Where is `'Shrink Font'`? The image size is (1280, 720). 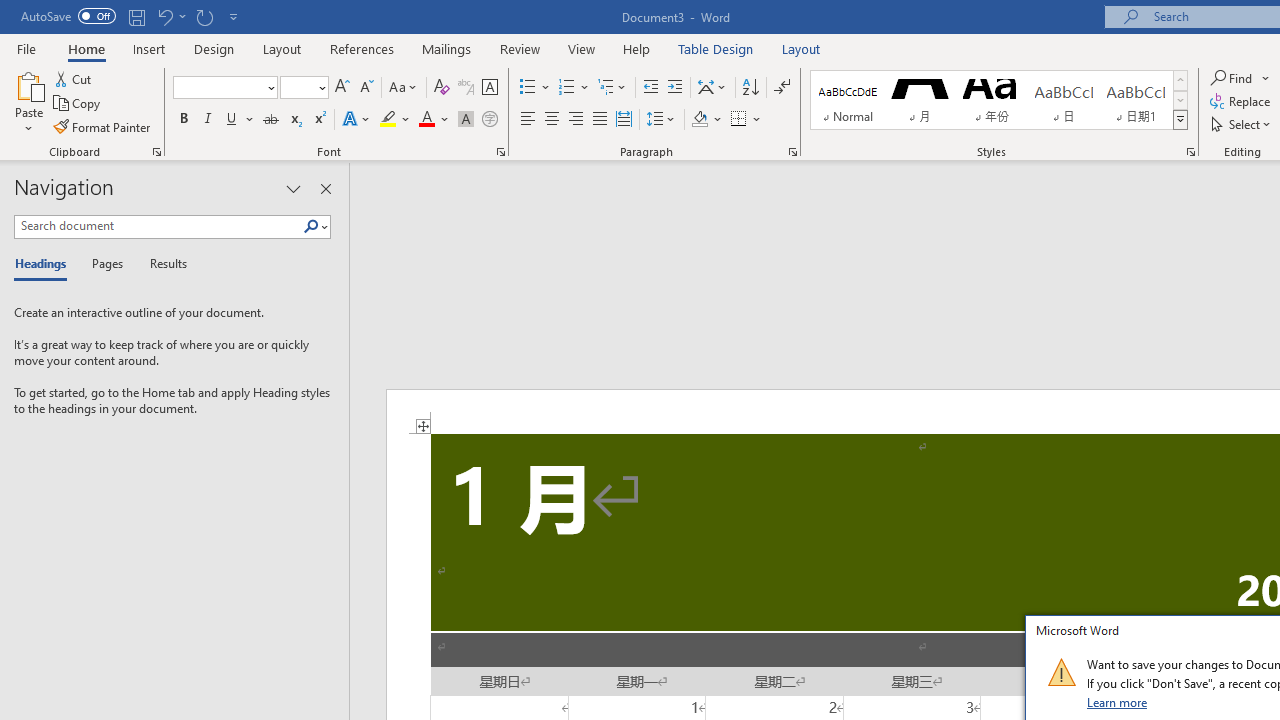 'Shrink Font' is located at coordinates (366, 86).